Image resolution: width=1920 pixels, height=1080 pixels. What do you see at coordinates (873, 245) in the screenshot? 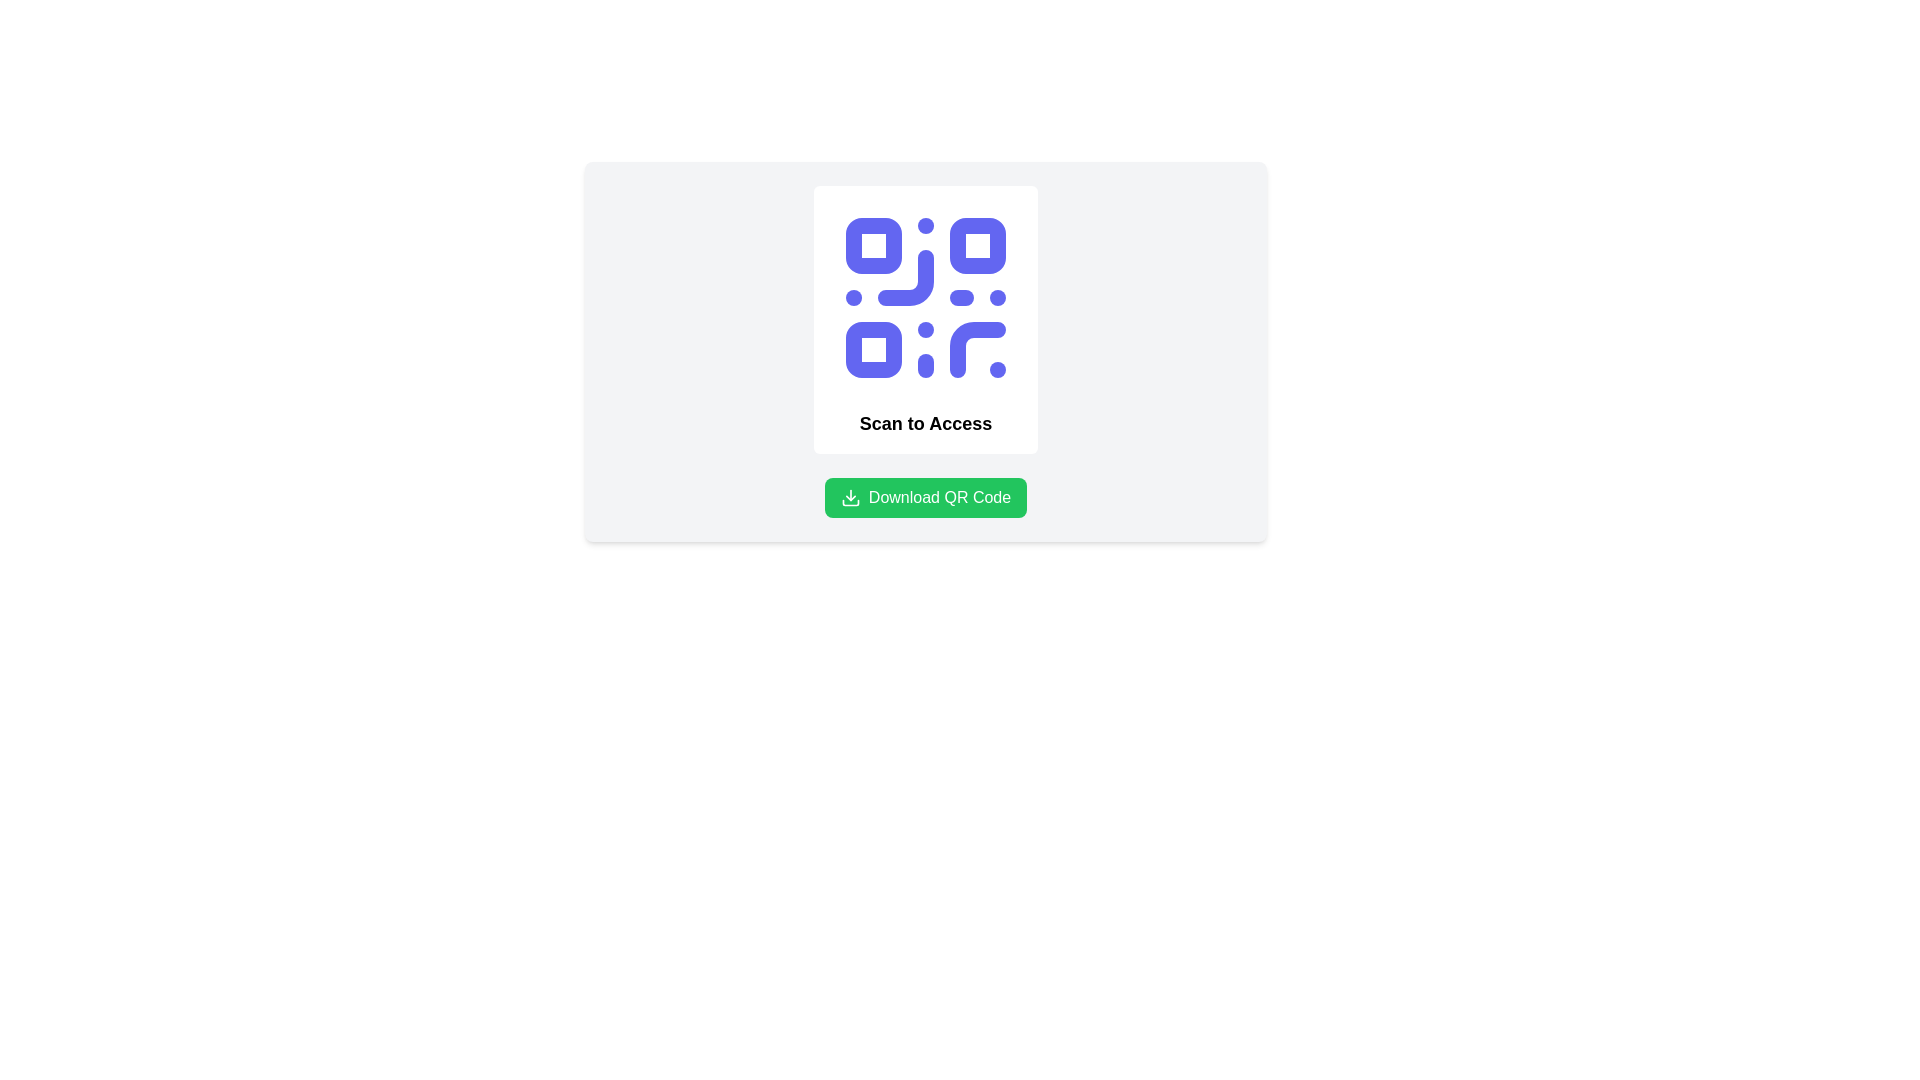
I see `the small rounded square of blue color with a white fill located at the top-left corner of the QR code graphic` at bounding box center [873, 245].